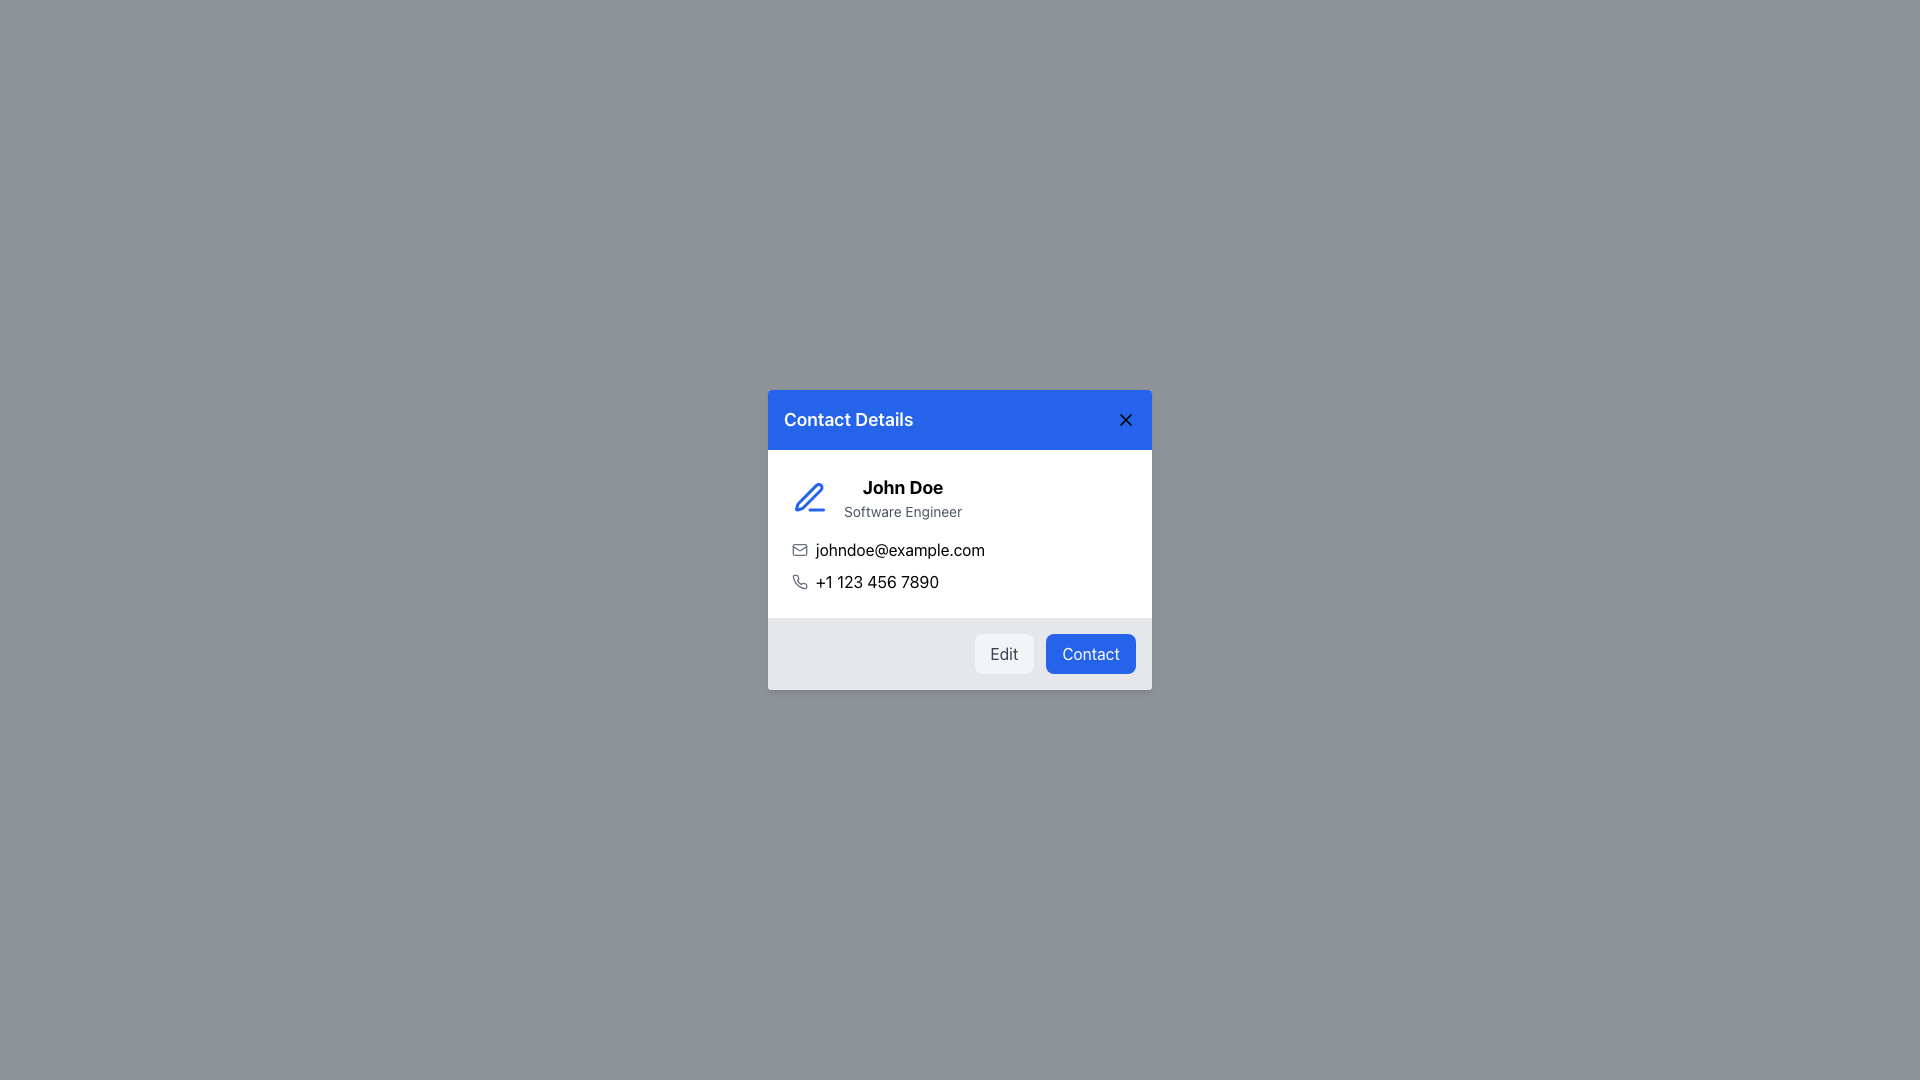 This screenshot has height=1080, width=1920. I want to click on the 'Close' button located in the top-right corner of the 'Contact Details' dialog box, so click(1126, 419).